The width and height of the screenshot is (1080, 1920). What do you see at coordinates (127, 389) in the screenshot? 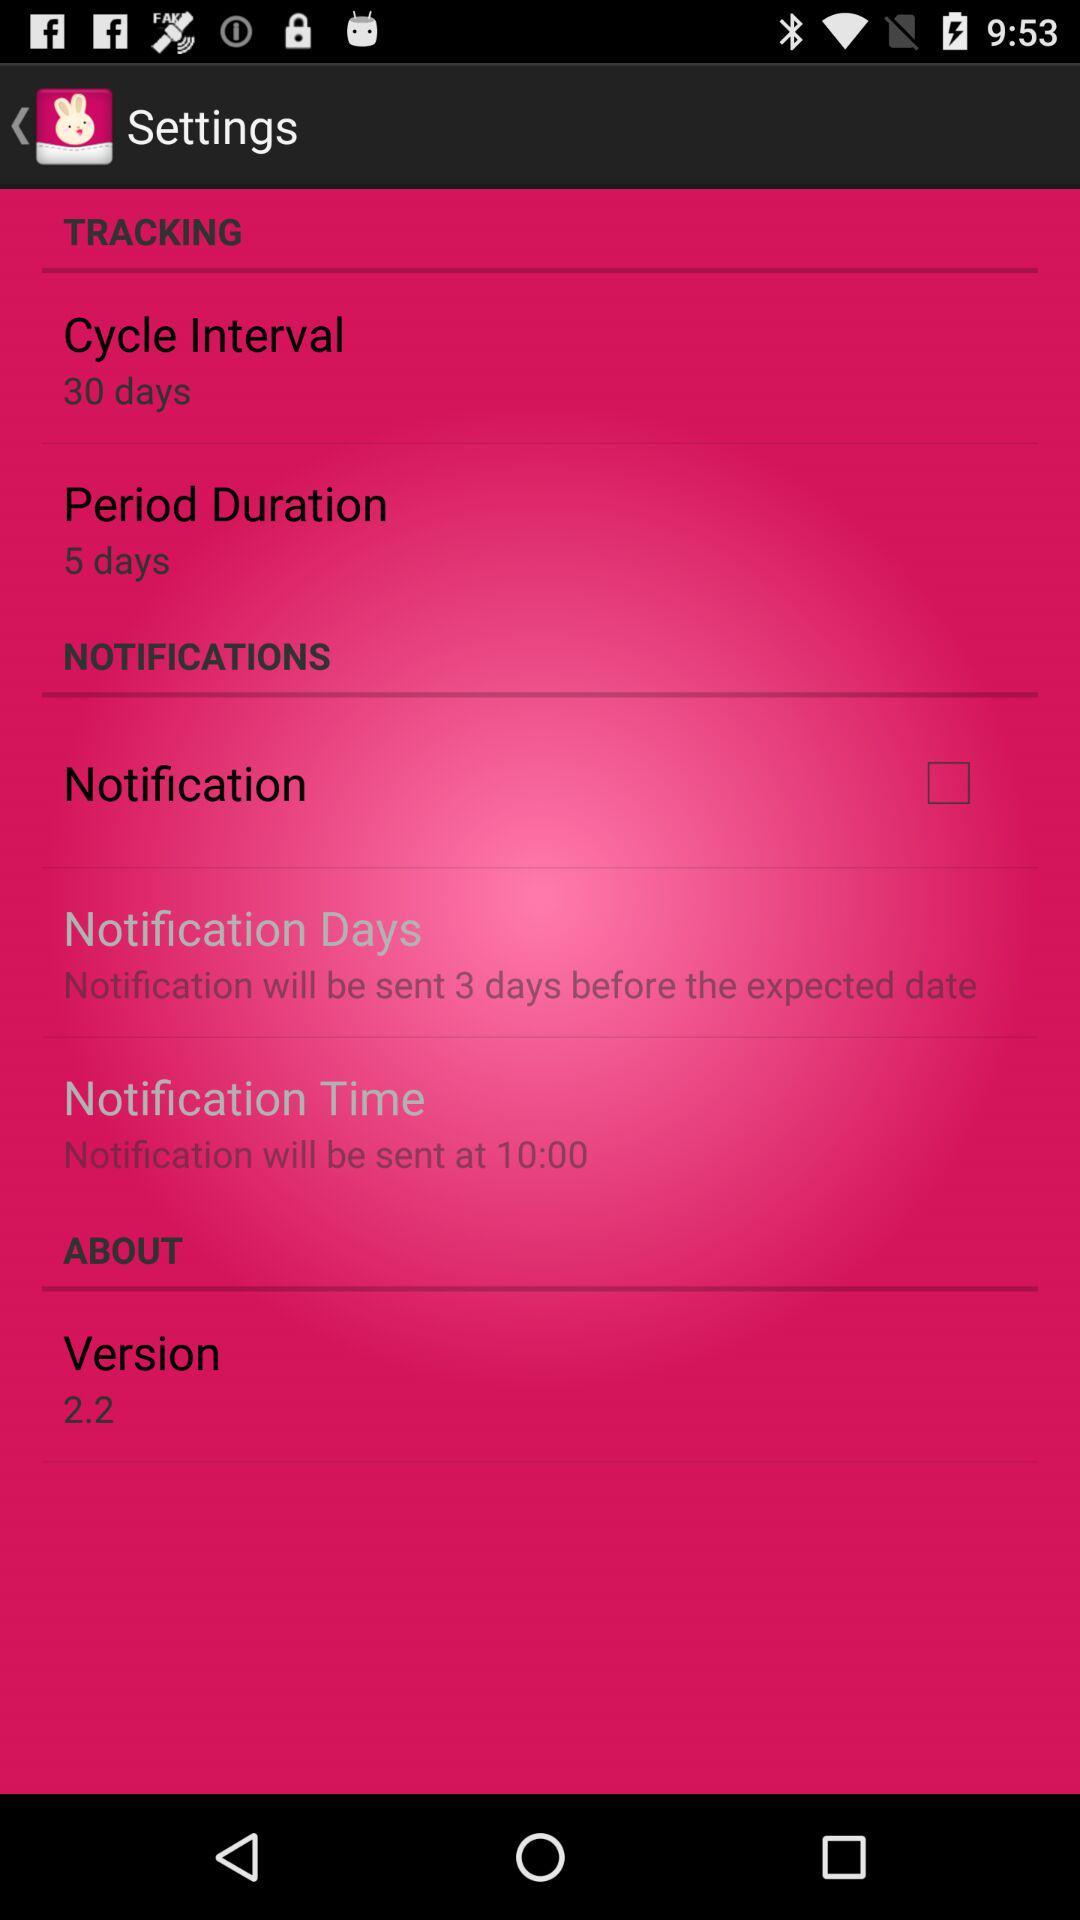
I see `30 days app` at bounding box center [127, 389].